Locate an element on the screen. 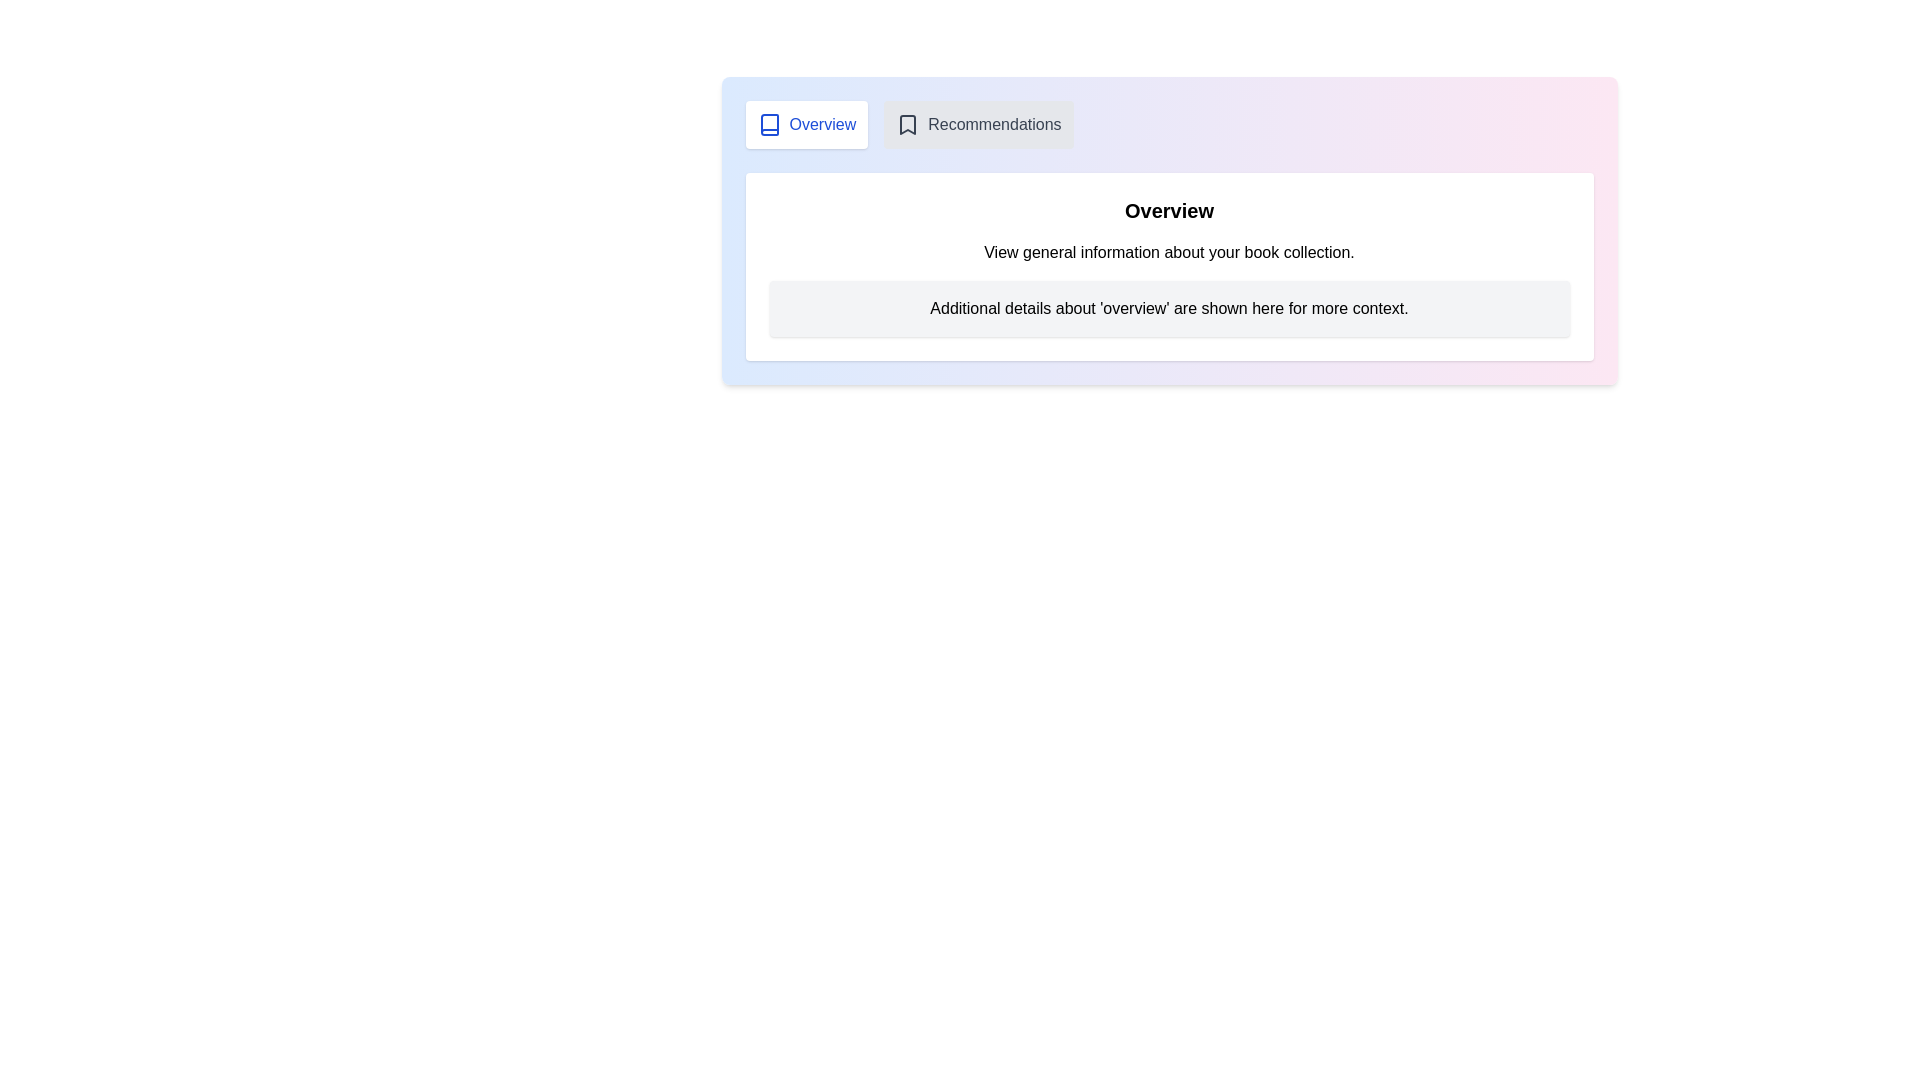 This screenshot has width=1920, height=1080. the Overview tab by clicking on its button is located at coordinates (806, 124).